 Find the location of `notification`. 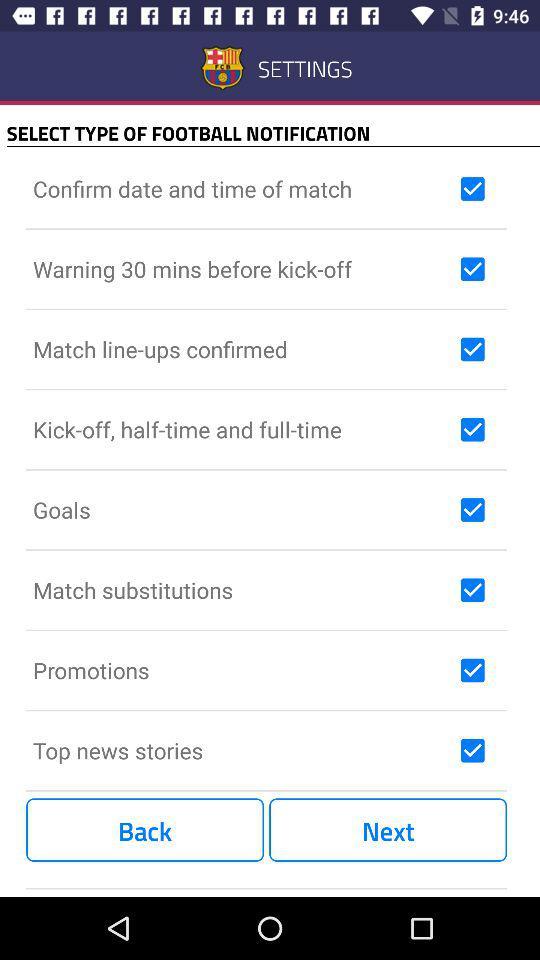

notification is located at coordinates (472, 429).